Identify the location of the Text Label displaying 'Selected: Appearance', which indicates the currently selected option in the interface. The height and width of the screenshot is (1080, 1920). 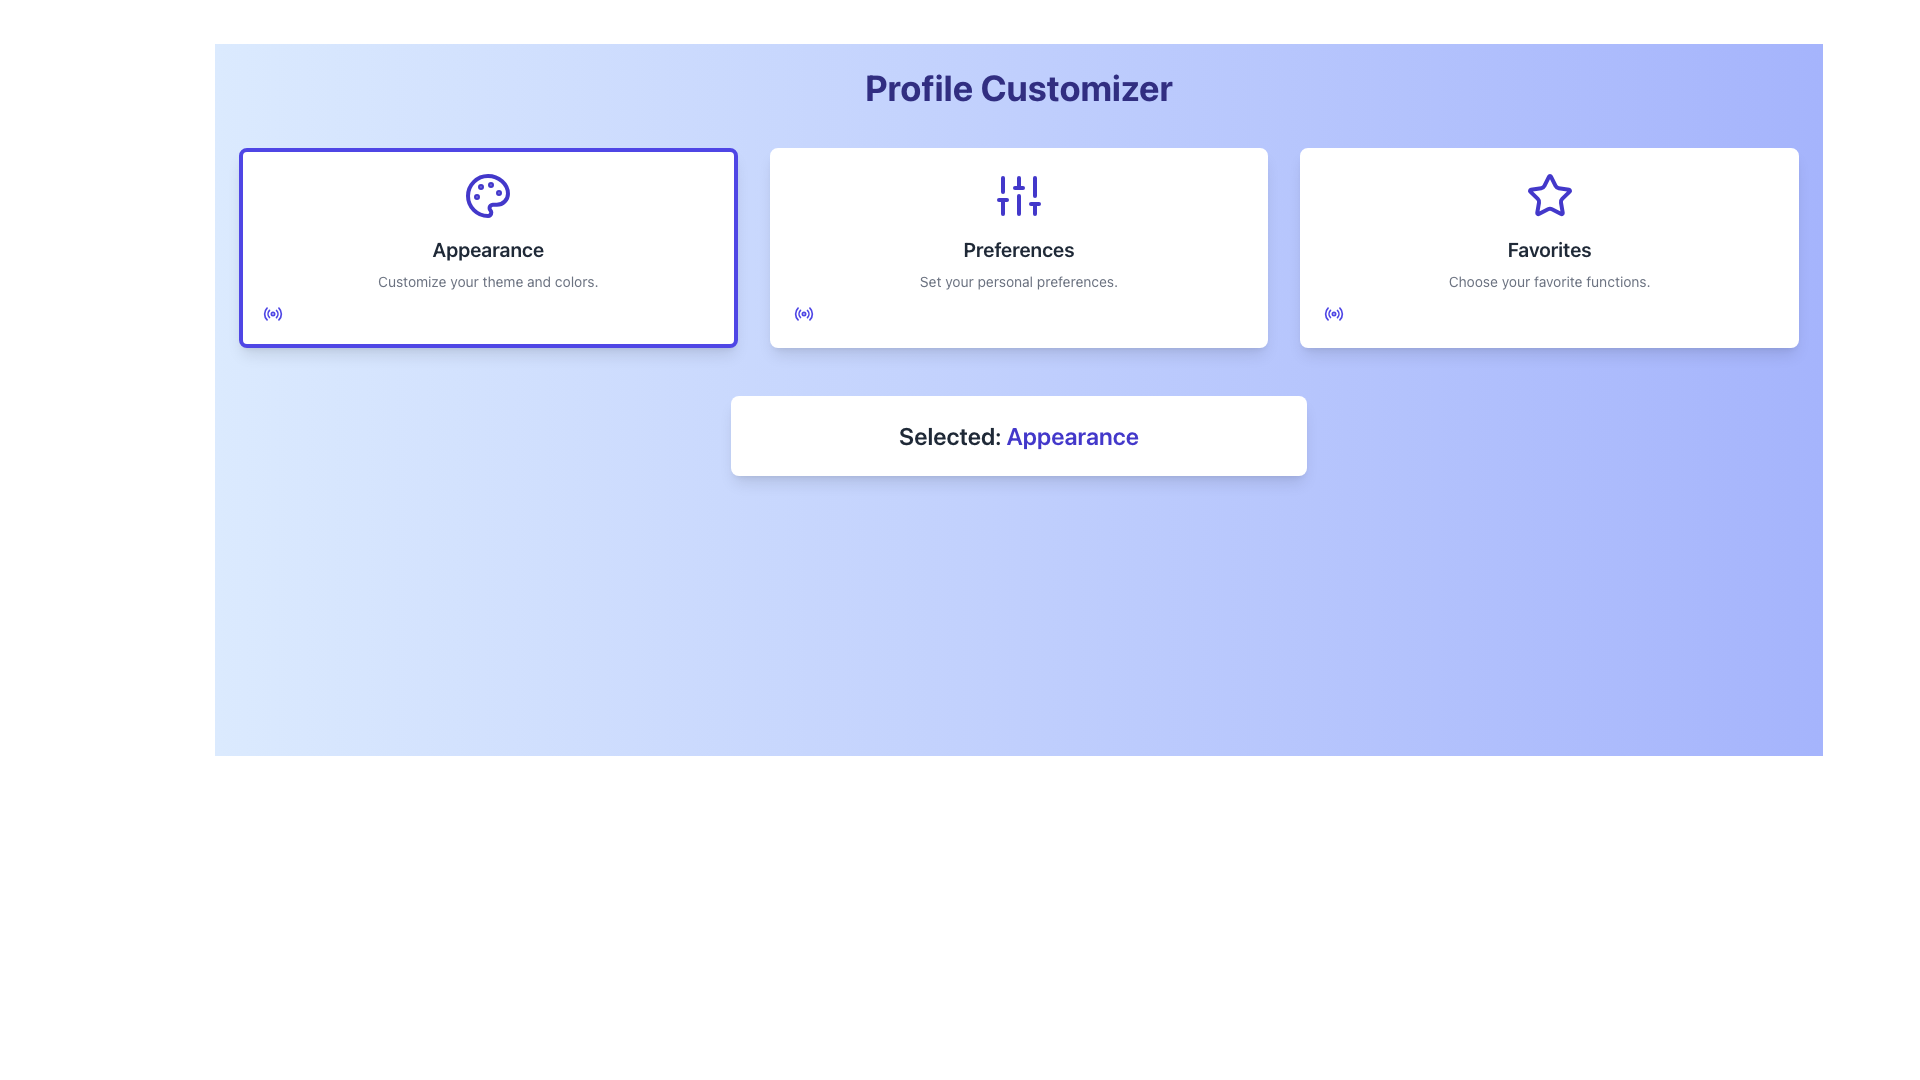
(1069, 434).